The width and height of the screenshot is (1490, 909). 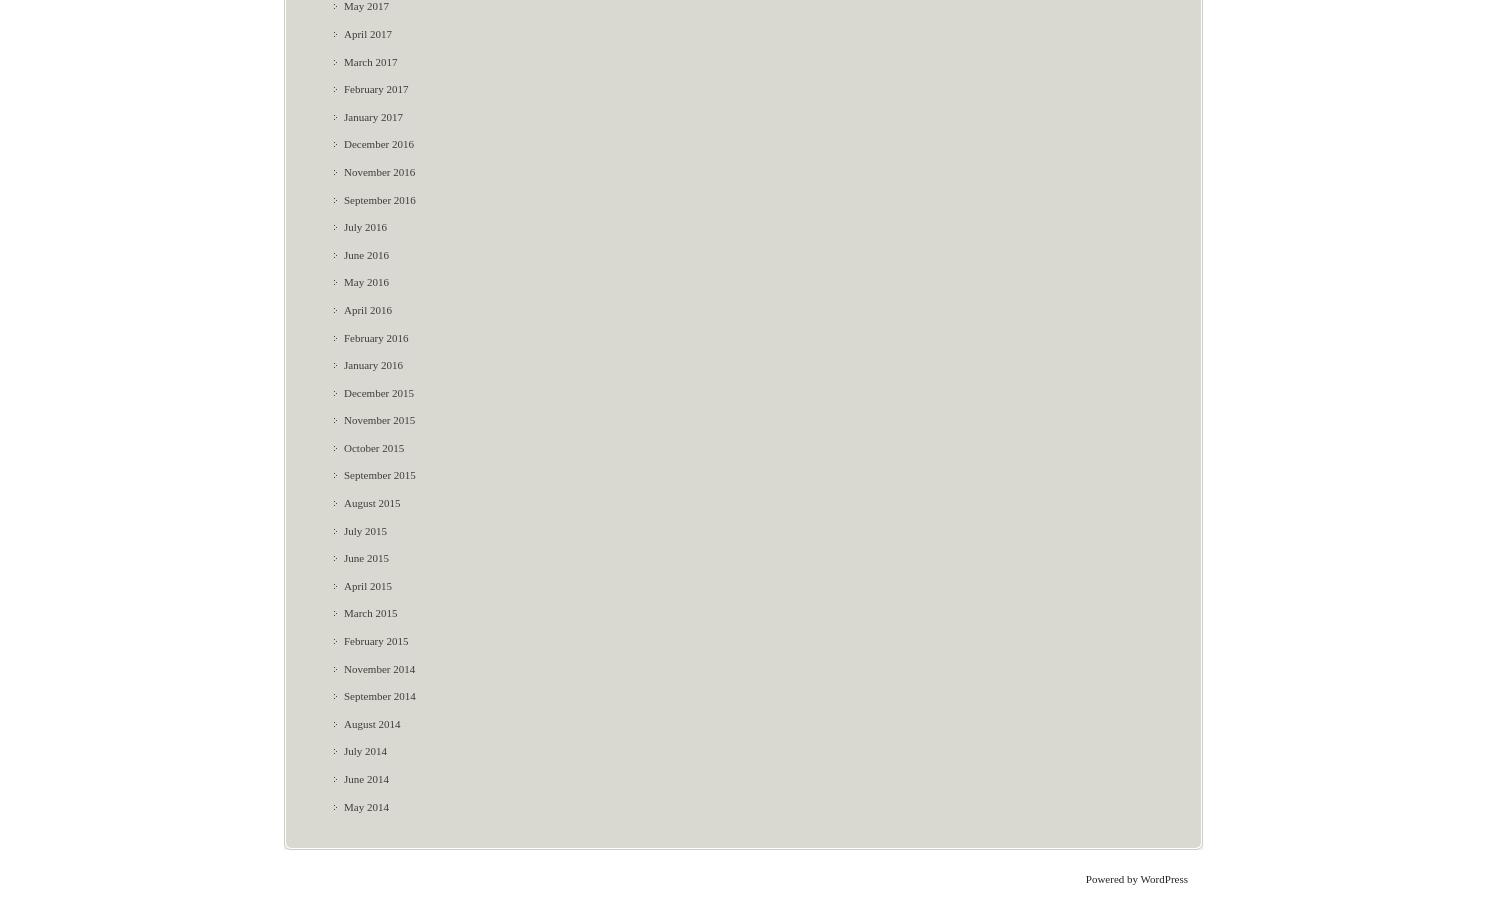 I want to click on 'April 2017', so click(x=366, y=31).